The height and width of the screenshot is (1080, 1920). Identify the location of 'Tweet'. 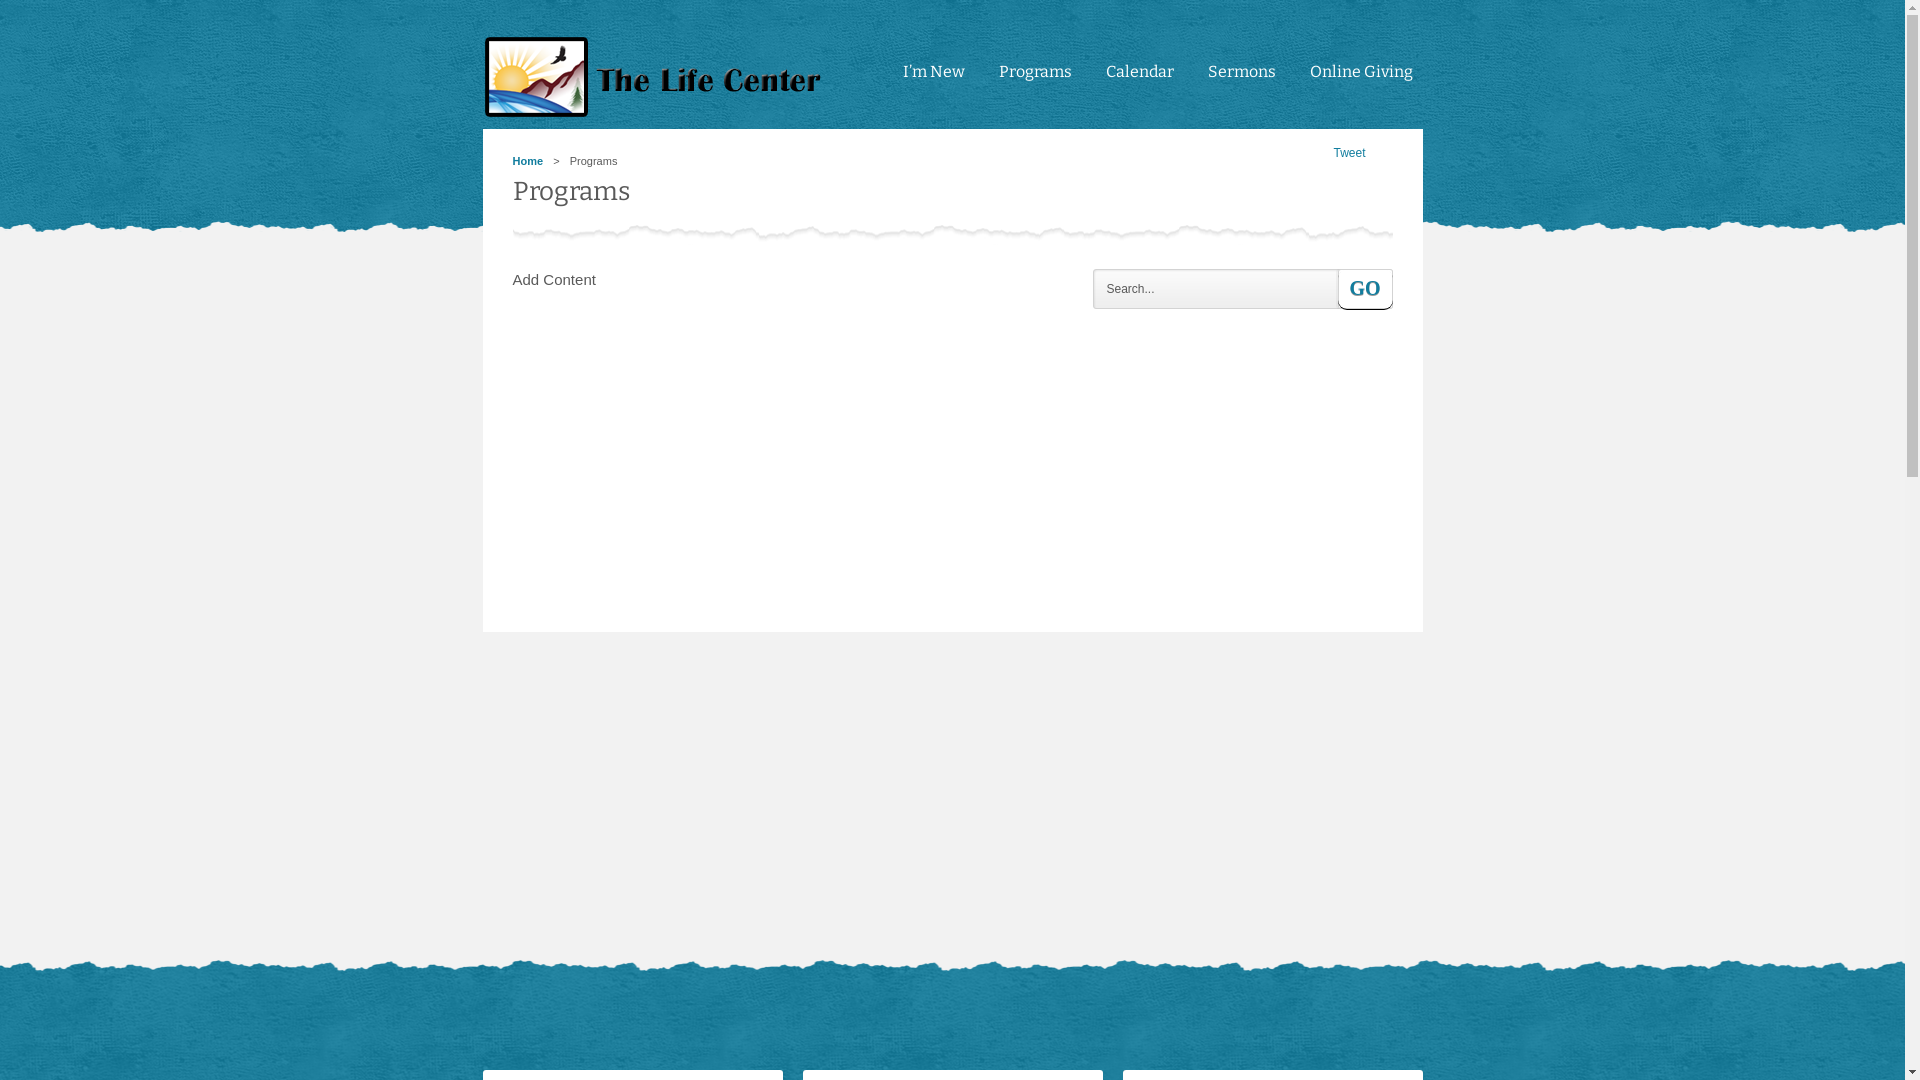
(1348, 152).